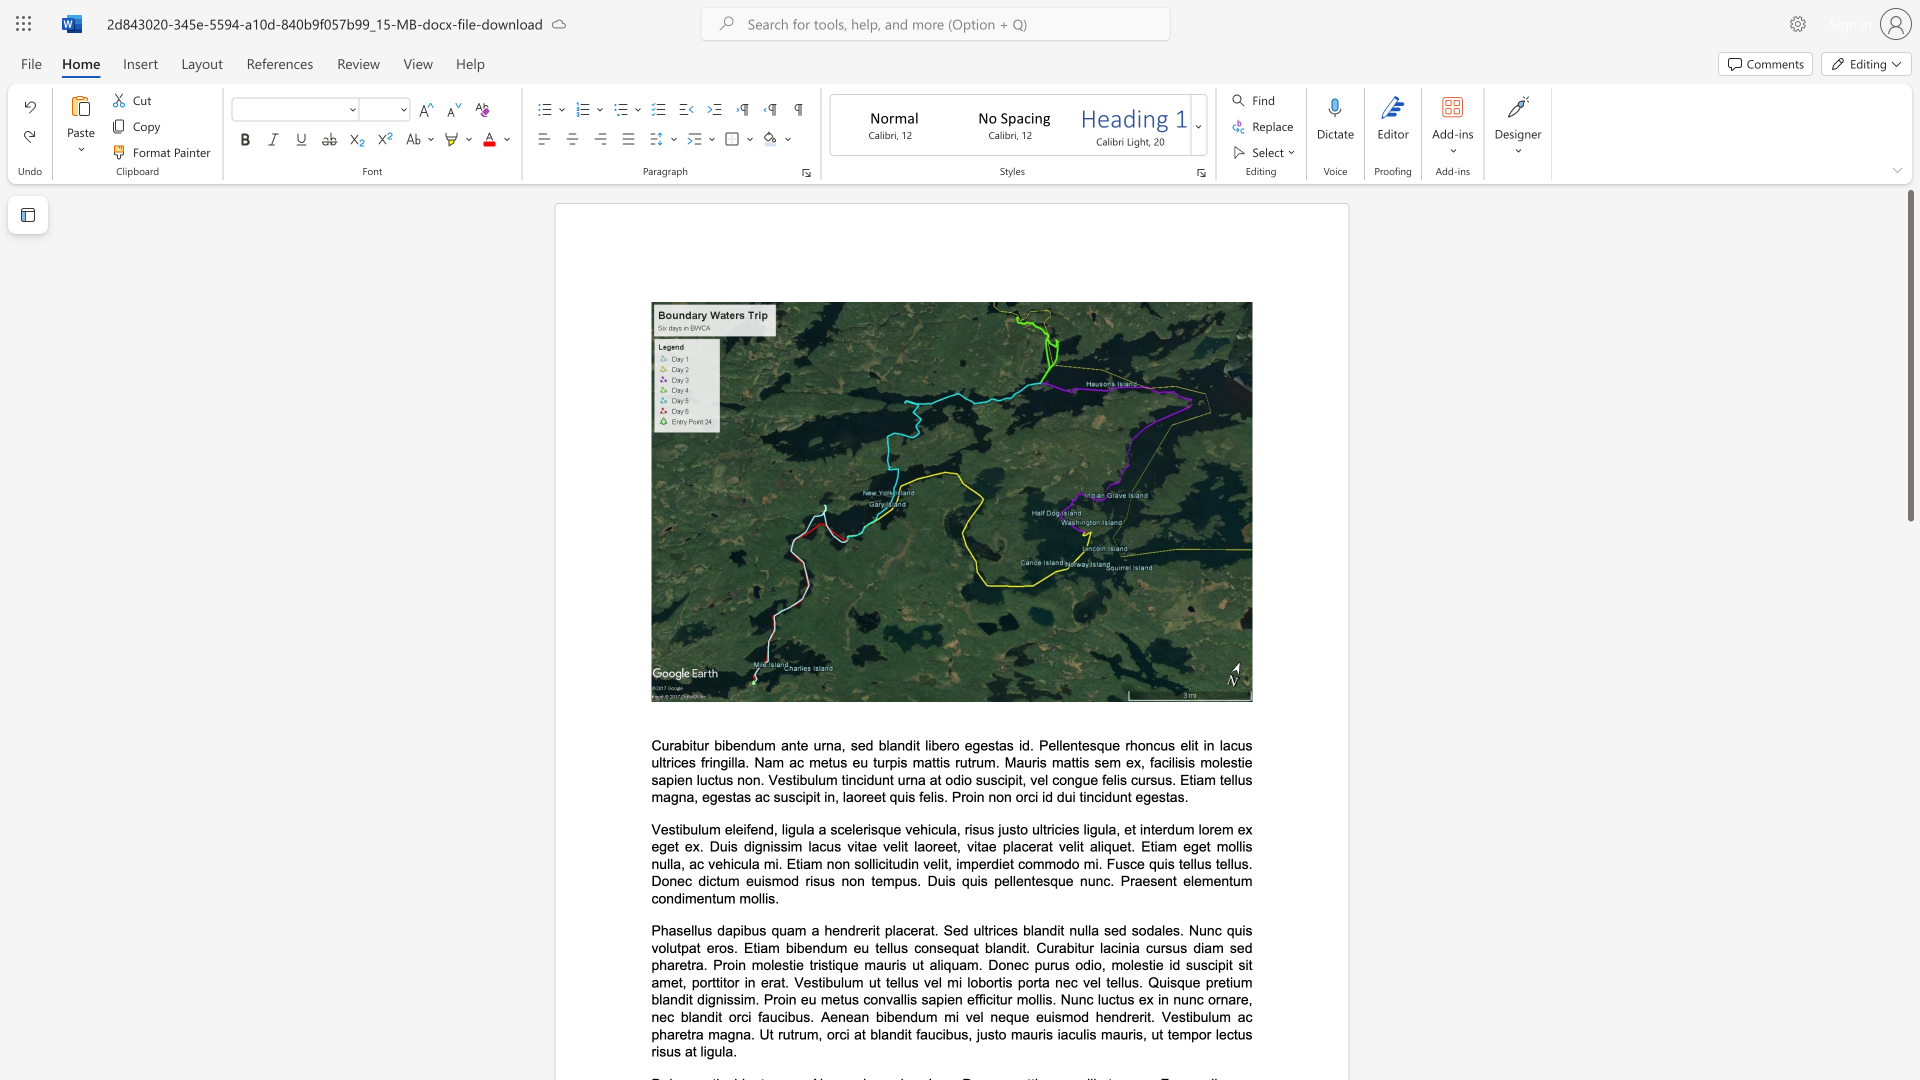 This screenshot has height=1080, width=1920. Describe the element at coordinates (783, 1017) in the screenshot. I see `the subset text "ibus. Aenean bibendum mi vel neque euismod hendrerit. Vestibulum ac pharetra magna. Ut rutrum, orci at blandit faucibus, justo mauris iaculis" within the text "Phasellus dapibus quam a hendrerit placerat. Sed ultrices blandit nulla sed sodales. Nunc quis volutpat eros. Etiam bibendum eu tellus consequat blandit. Curabitur lacinia cursus diam sed pharetra. Proin molestie tristique mauris ut aliquam. Donec purus odio, molestie id suscipit sit amet, porttitor in erat. Vestibulum ut tellus vel mi lobortis porta nec vel tellus. Quisque pretium blandit dignissim. Proin eu metus convallis sapien efficitur mollis. Nunc luctus ex in nunc ornare, nec blandit orci faucibus. Aenean bibendum mi vel neque euismod hendrerit. Vestibulum ac pharetra magna. Ut rutrum, orci at blandit faucibus, justo mauris iaculis mauris, ut tempor lectus risus at ligula."` at that location.